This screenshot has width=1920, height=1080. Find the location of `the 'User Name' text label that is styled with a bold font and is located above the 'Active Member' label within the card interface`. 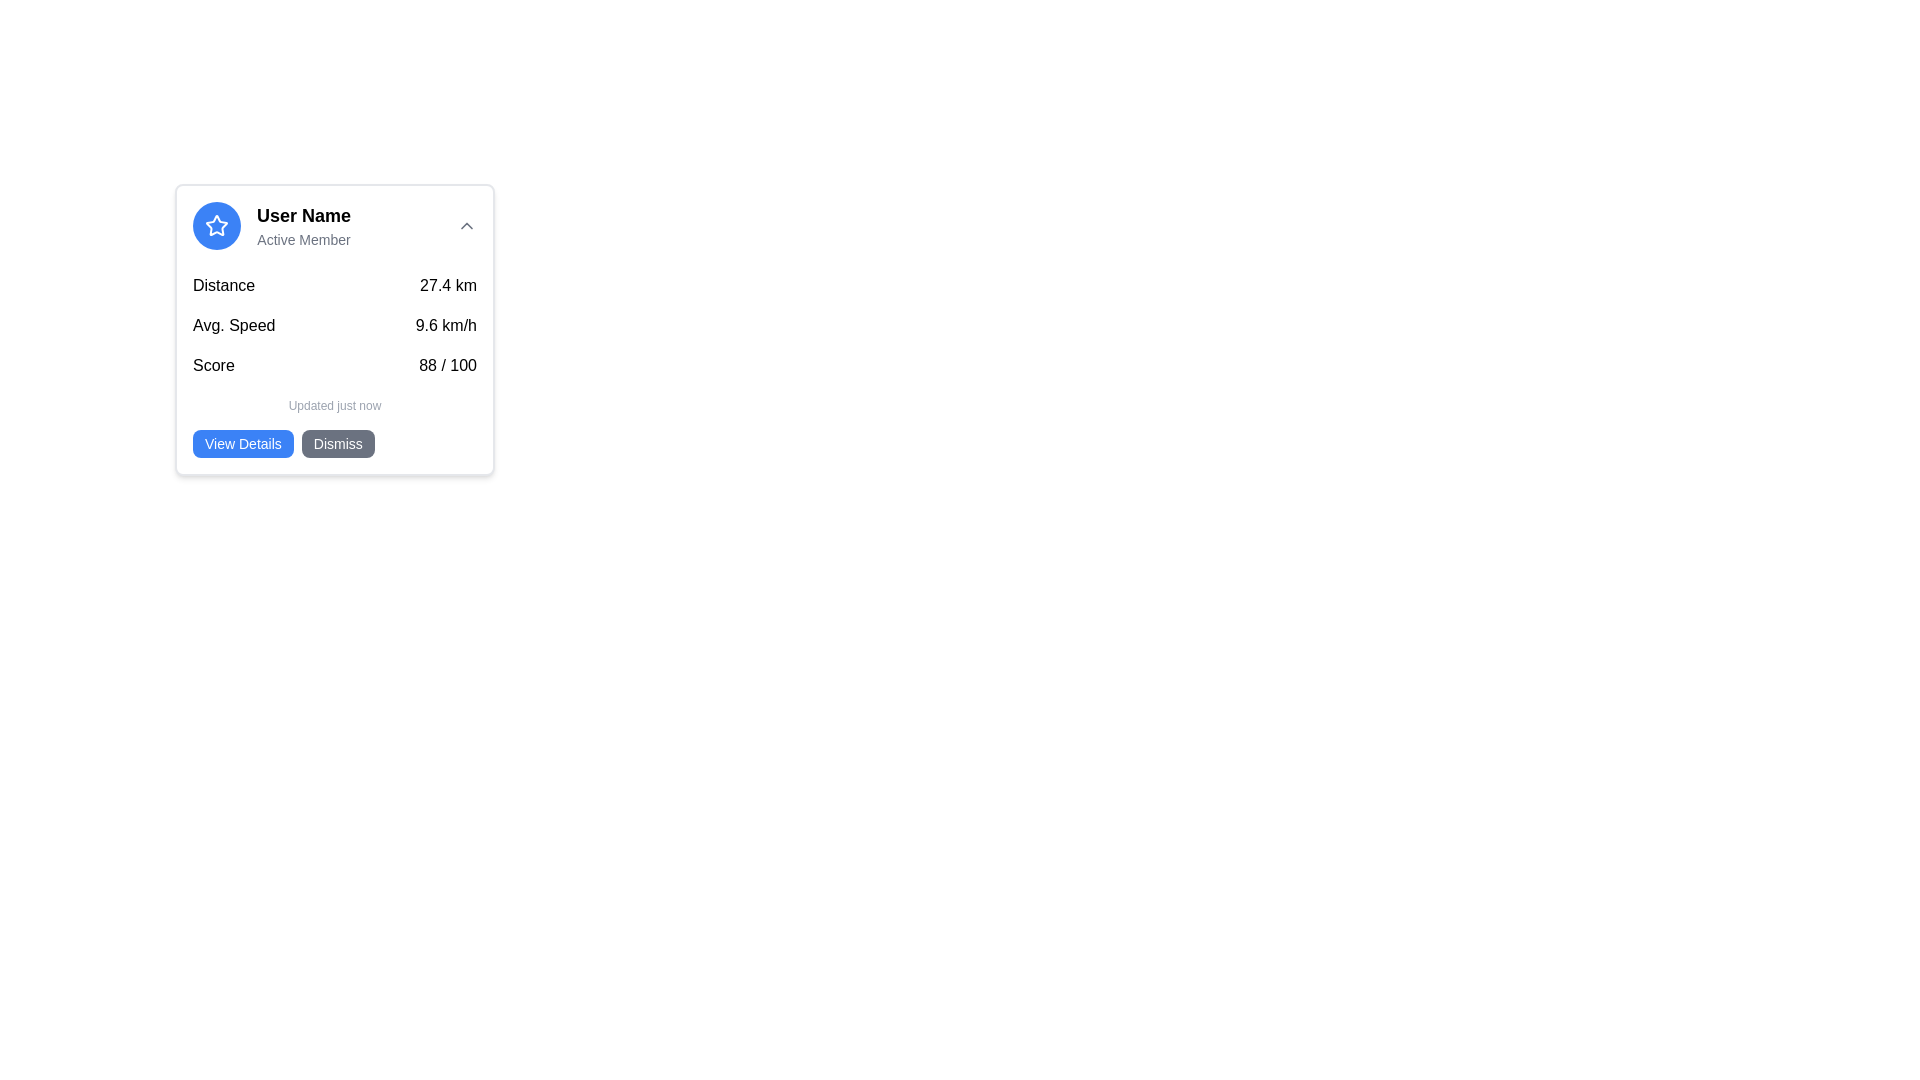

the 'User Name' text label that is styled with a bold font and is located above the 'Active Member' label within the card interface is located at coordinates (302, 216).